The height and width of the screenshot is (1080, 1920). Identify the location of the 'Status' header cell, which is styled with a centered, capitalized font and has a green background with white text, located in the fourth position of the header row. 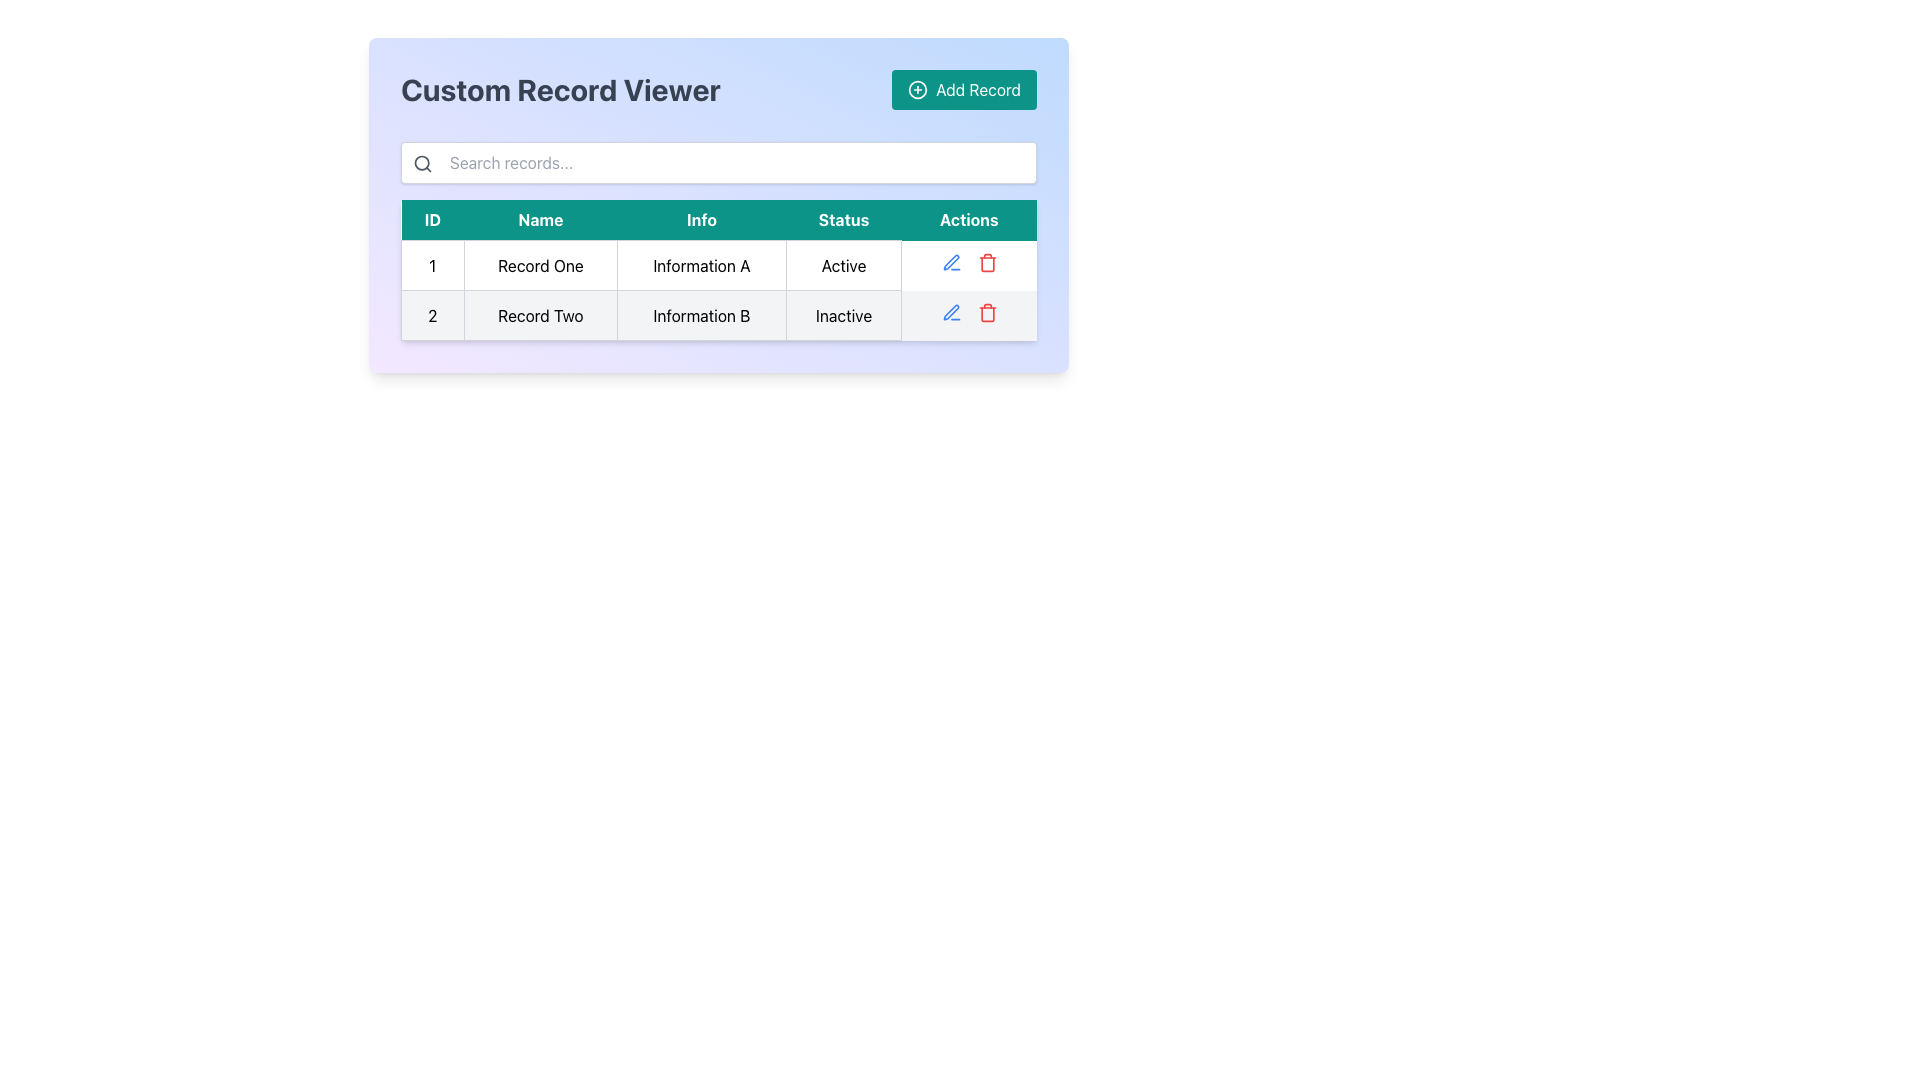
(844, 220).